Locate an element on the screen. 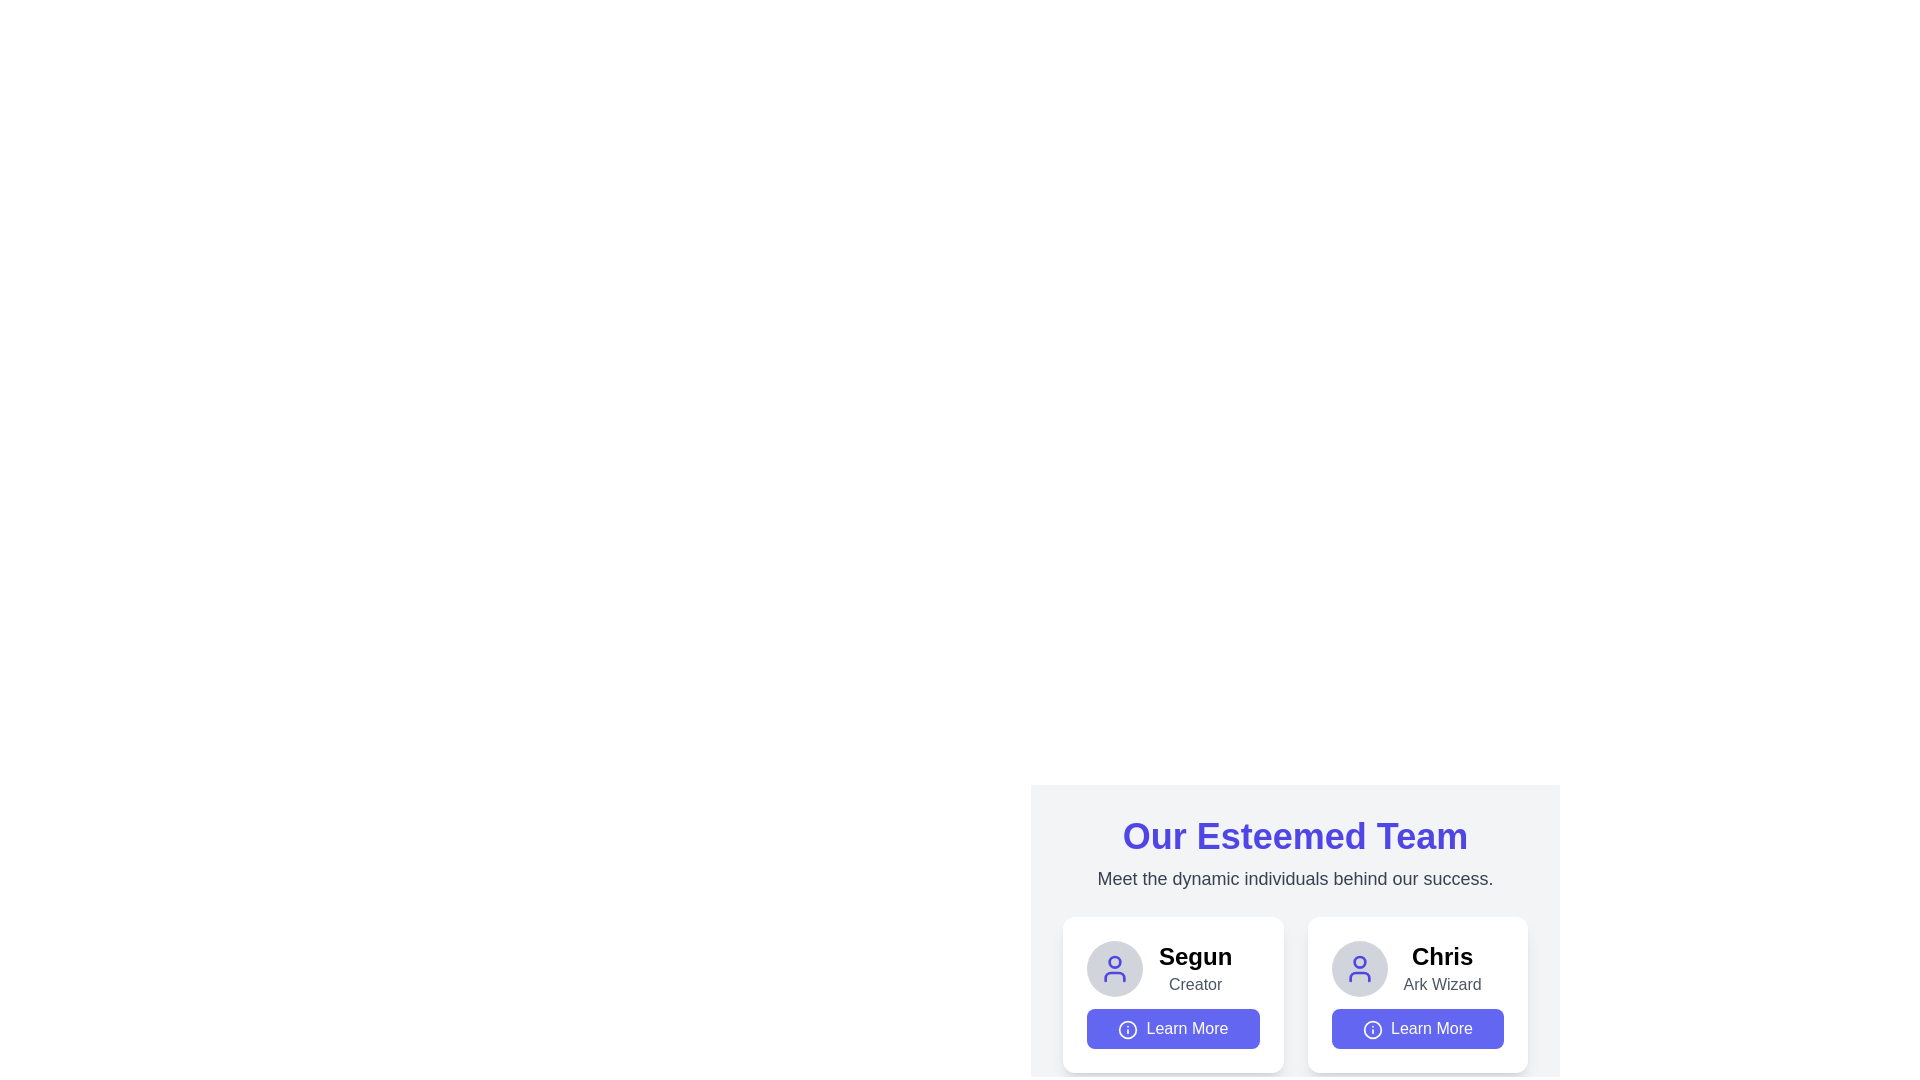 This screenshot has height=1080, width=1920. the static text label displaying the name 'Chris', which is prominently styled in bold, large sans-serif font, located in the second card of the team member section is located at coordinates (1442, 955).